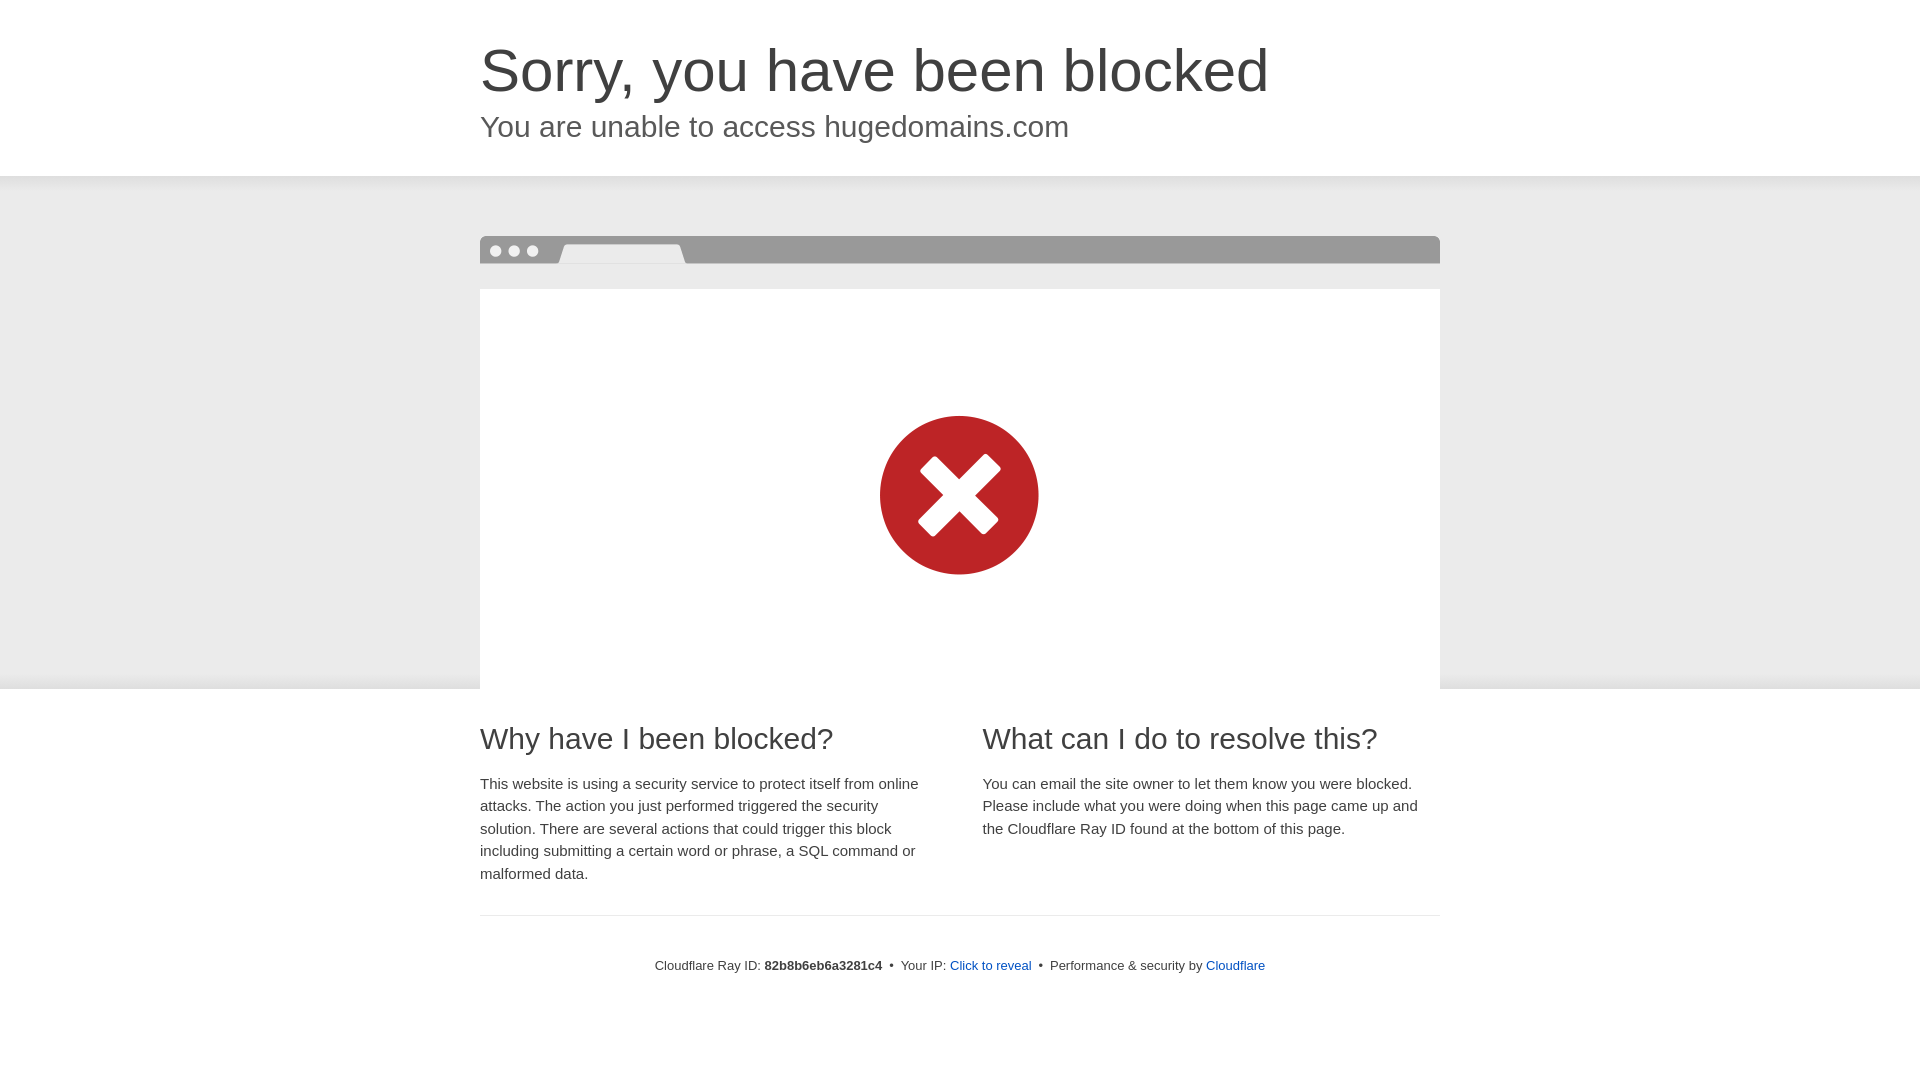  Describe the element at coordinates (1204, 964) in the screenshot. I see `'Cloudflare'` at that location.